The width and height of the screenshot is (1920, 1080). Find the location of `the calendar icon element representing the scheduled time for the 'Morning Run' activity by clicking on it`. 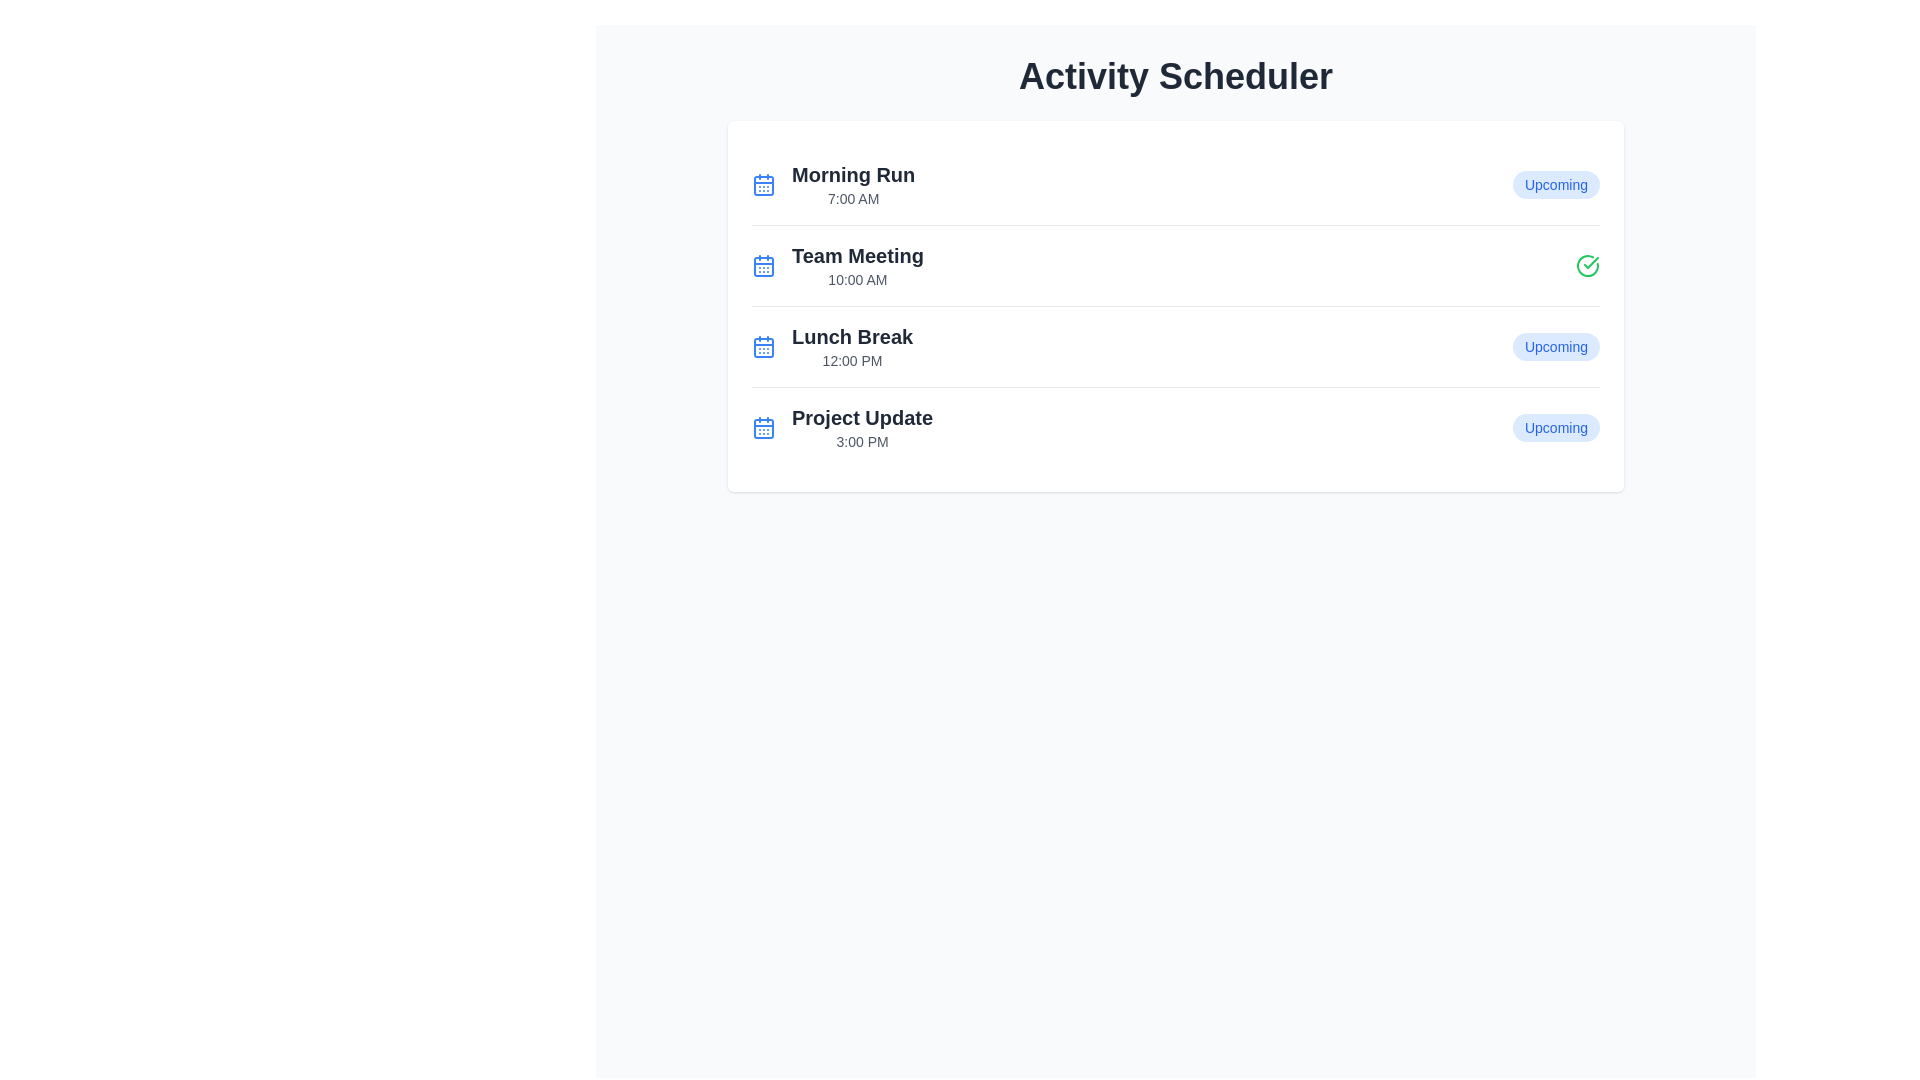

the calendar icon element representing the scheduled time for the 'Morning Run' activity by clicking on it is located at coordinates (762, 185).